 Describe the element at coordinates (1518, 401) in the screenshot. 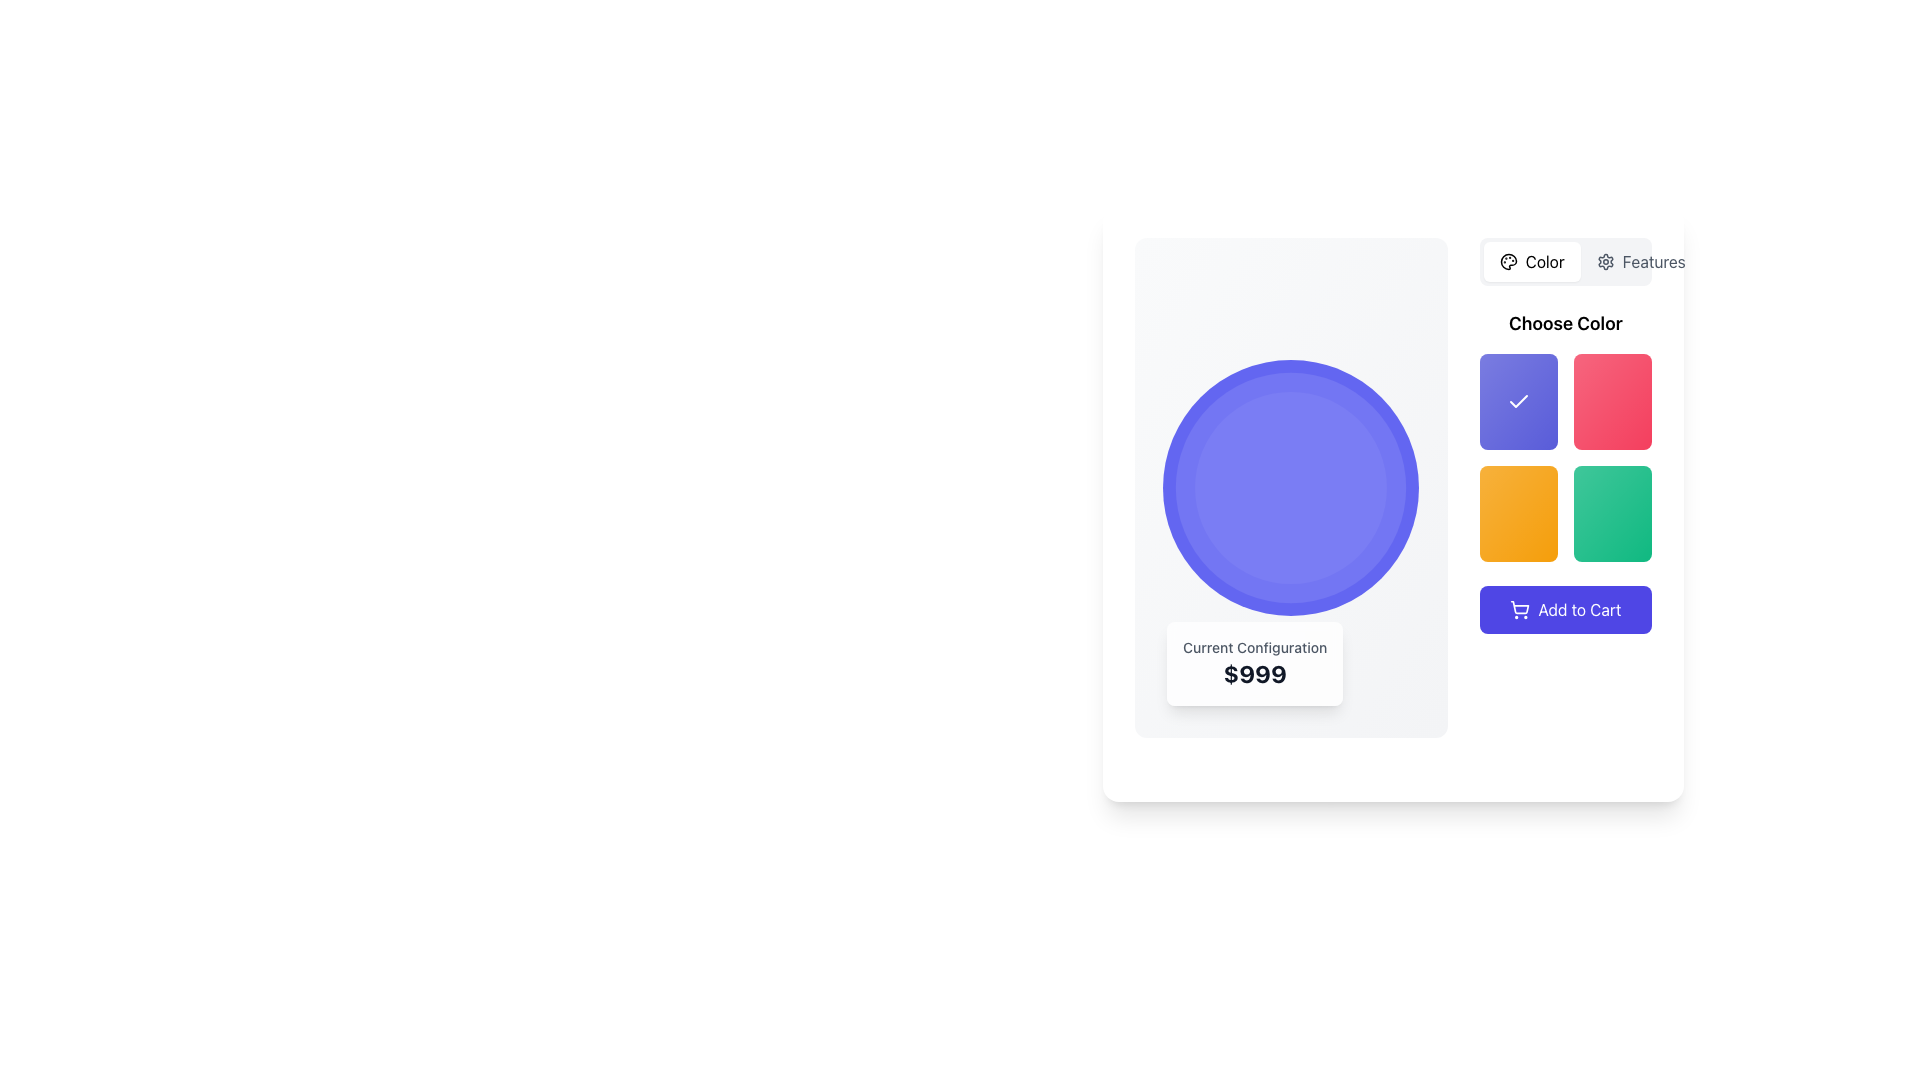

I see `the indigo color selection button located in the top-left corner of the grid layout` at that location.